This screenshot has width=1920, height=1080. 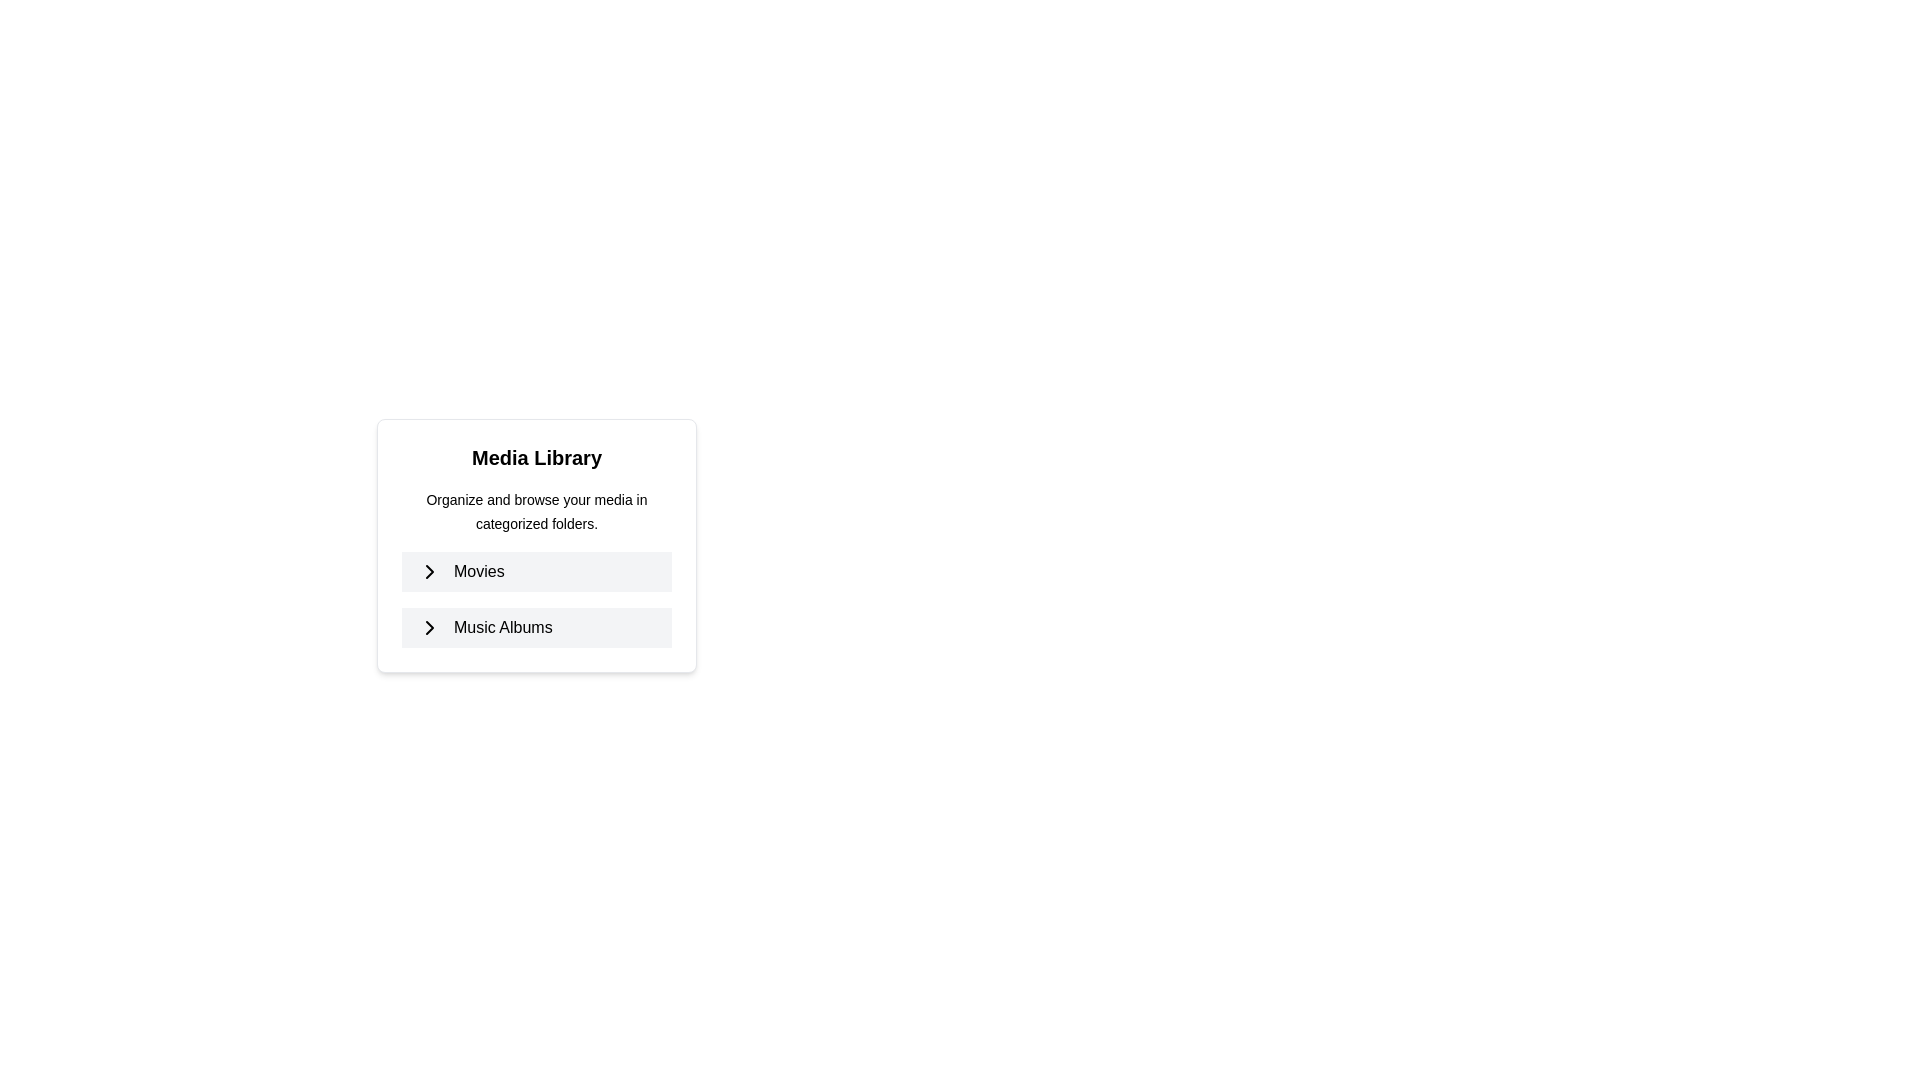 I want to click on the right-pointing chevron icon adjacent to the label 'Music Albums', so click(x=429, y=627).